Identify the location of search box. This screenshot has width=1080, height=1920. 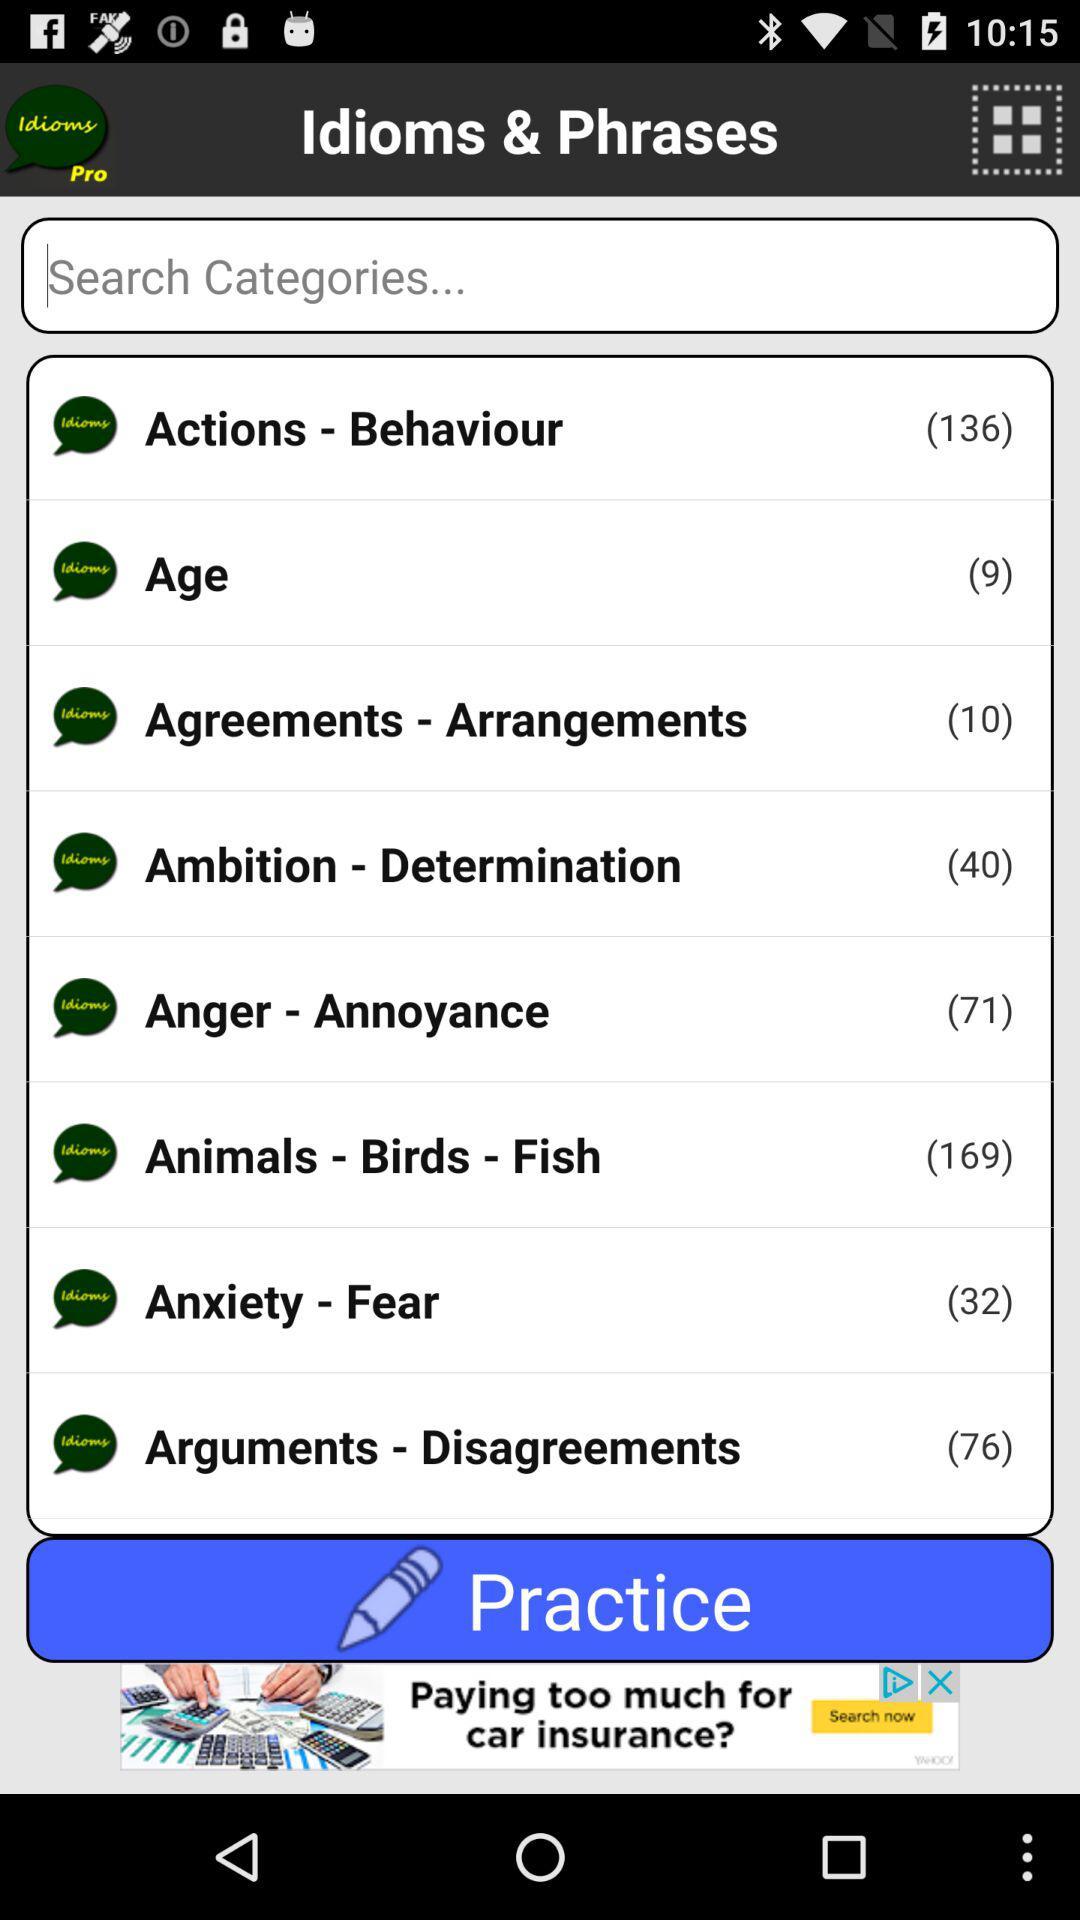
(540, 274).